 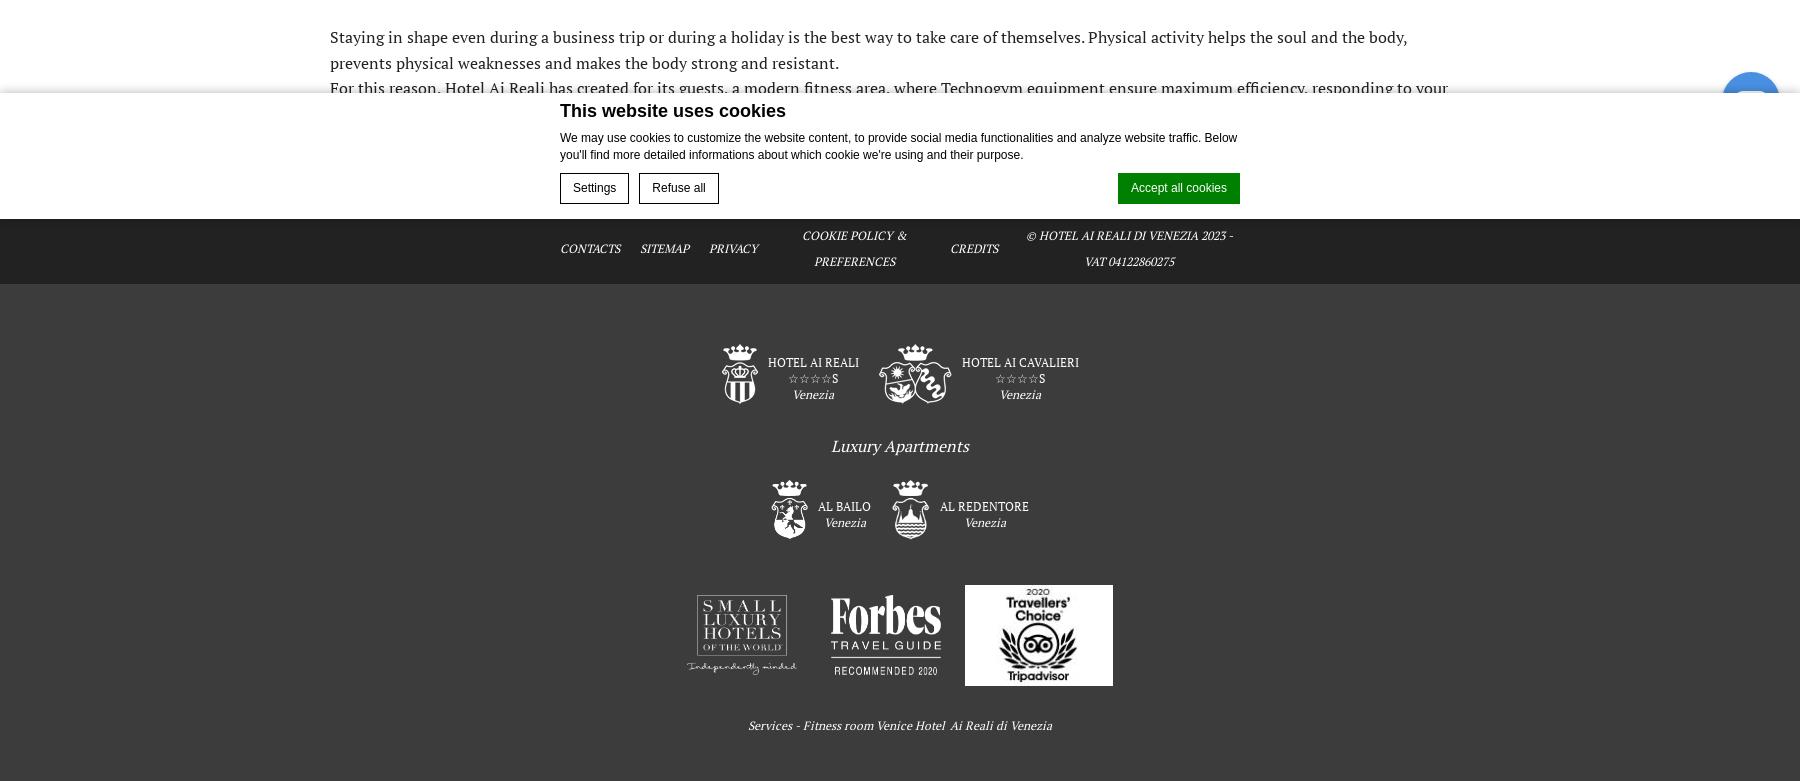 I want to click on 'Hotel Ai Reali', so click(x=812, y=361).